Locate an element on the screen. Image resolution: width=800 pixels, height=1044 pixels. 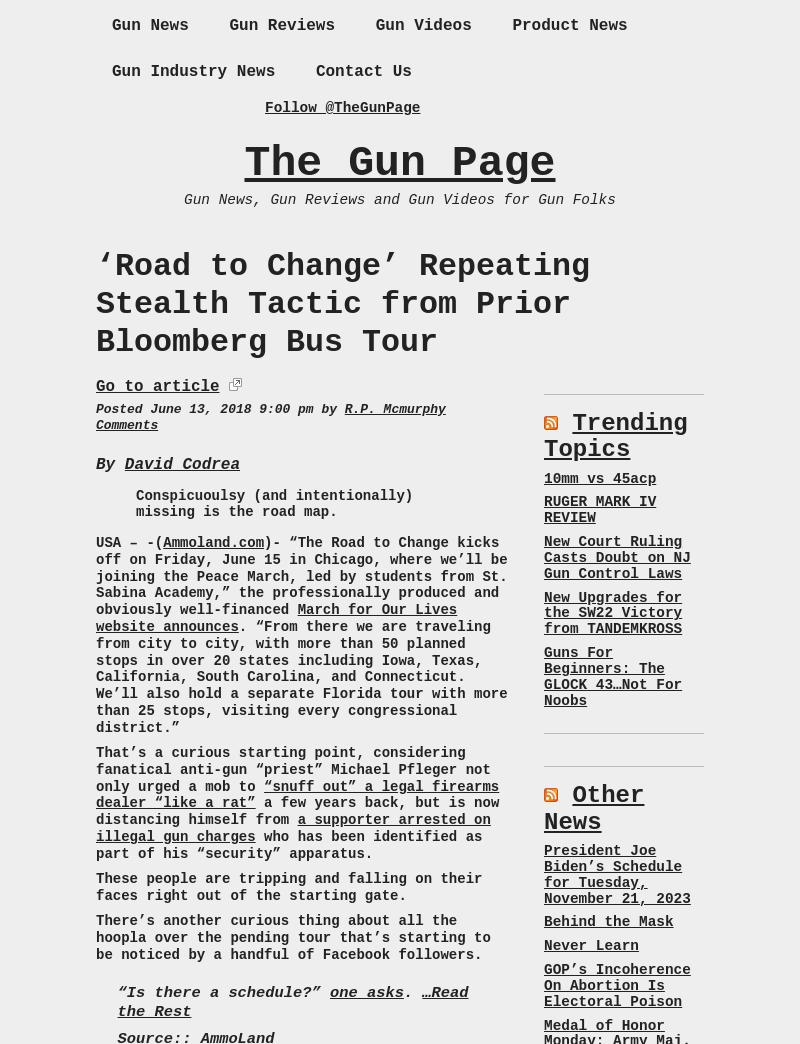
'GOP’s Incoherence On Abortion Is Electoral Poison' is located at coordinates (616, 985).